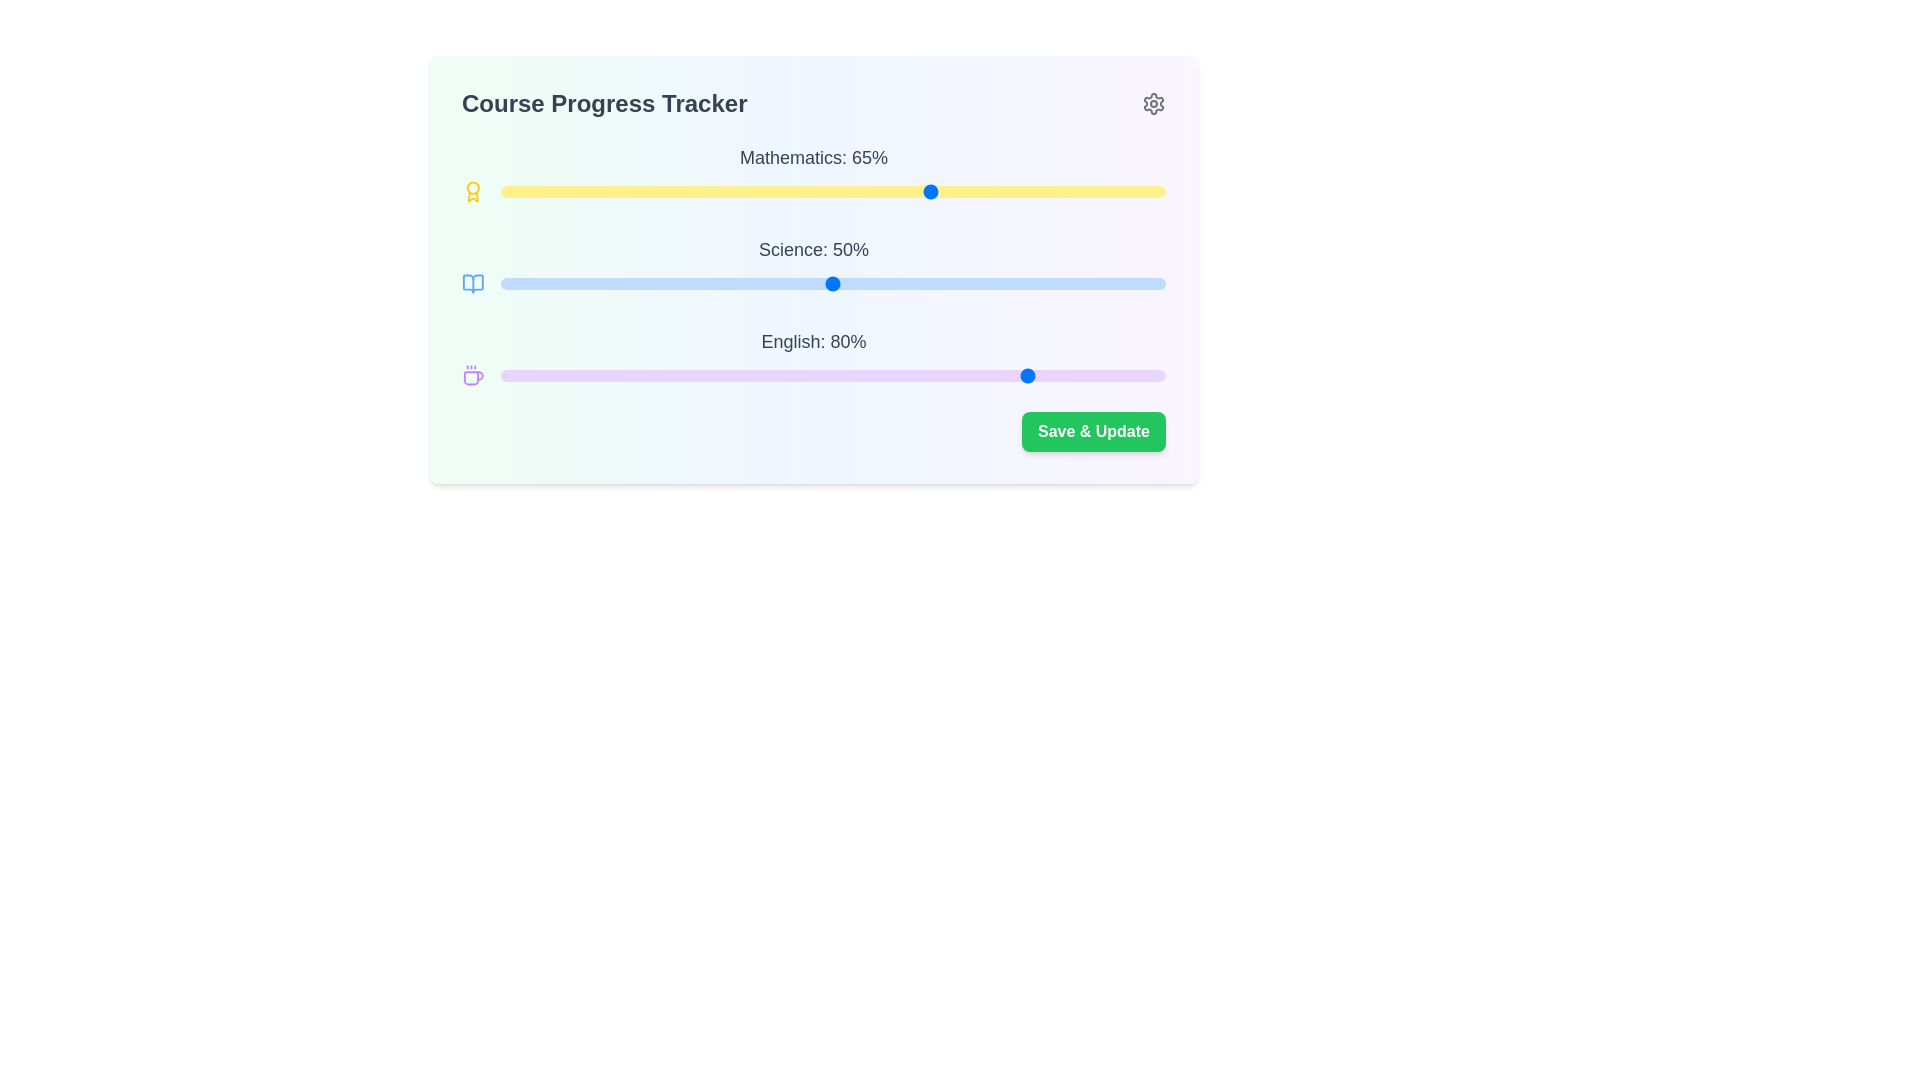 This screenshot has height=1080, width=1920. I want to click on the mathematics progress, so click(752, 192).